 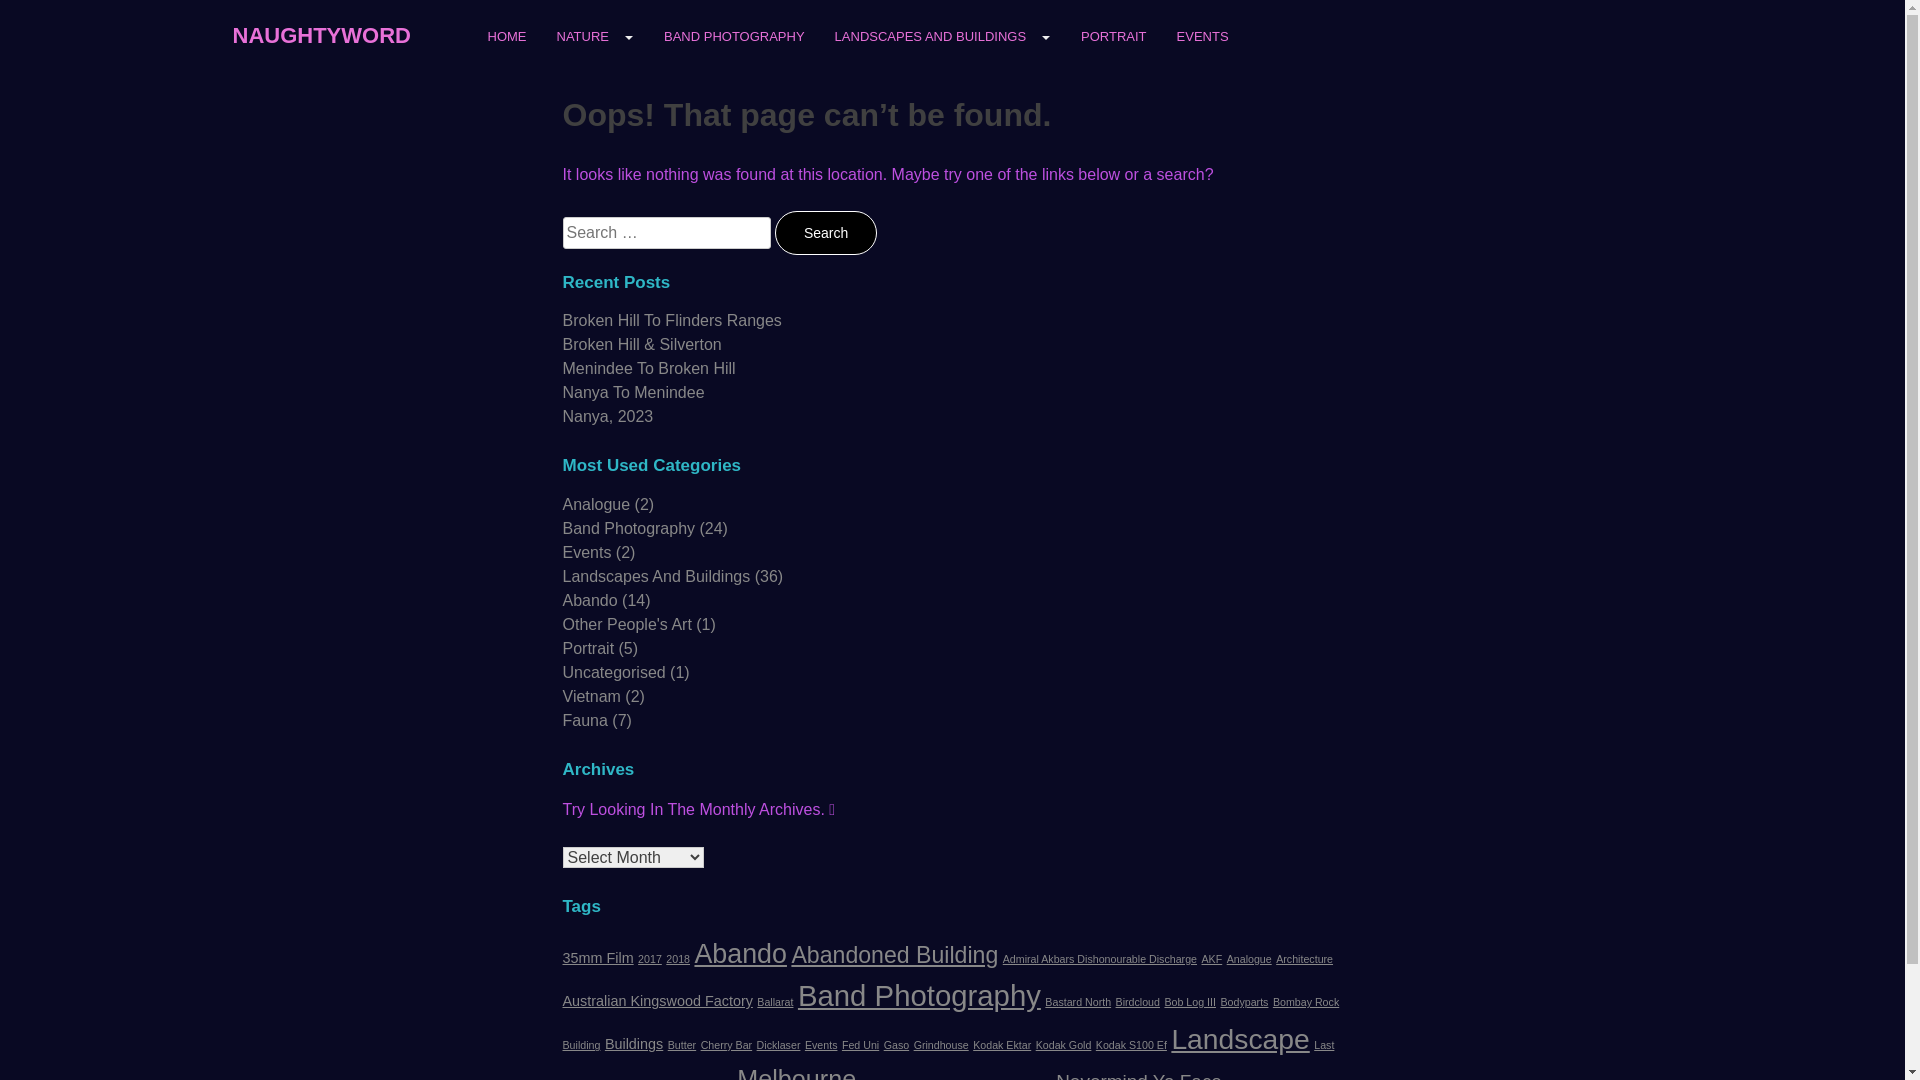 I want to click on '35mm Film', so click(x=596, y=956).